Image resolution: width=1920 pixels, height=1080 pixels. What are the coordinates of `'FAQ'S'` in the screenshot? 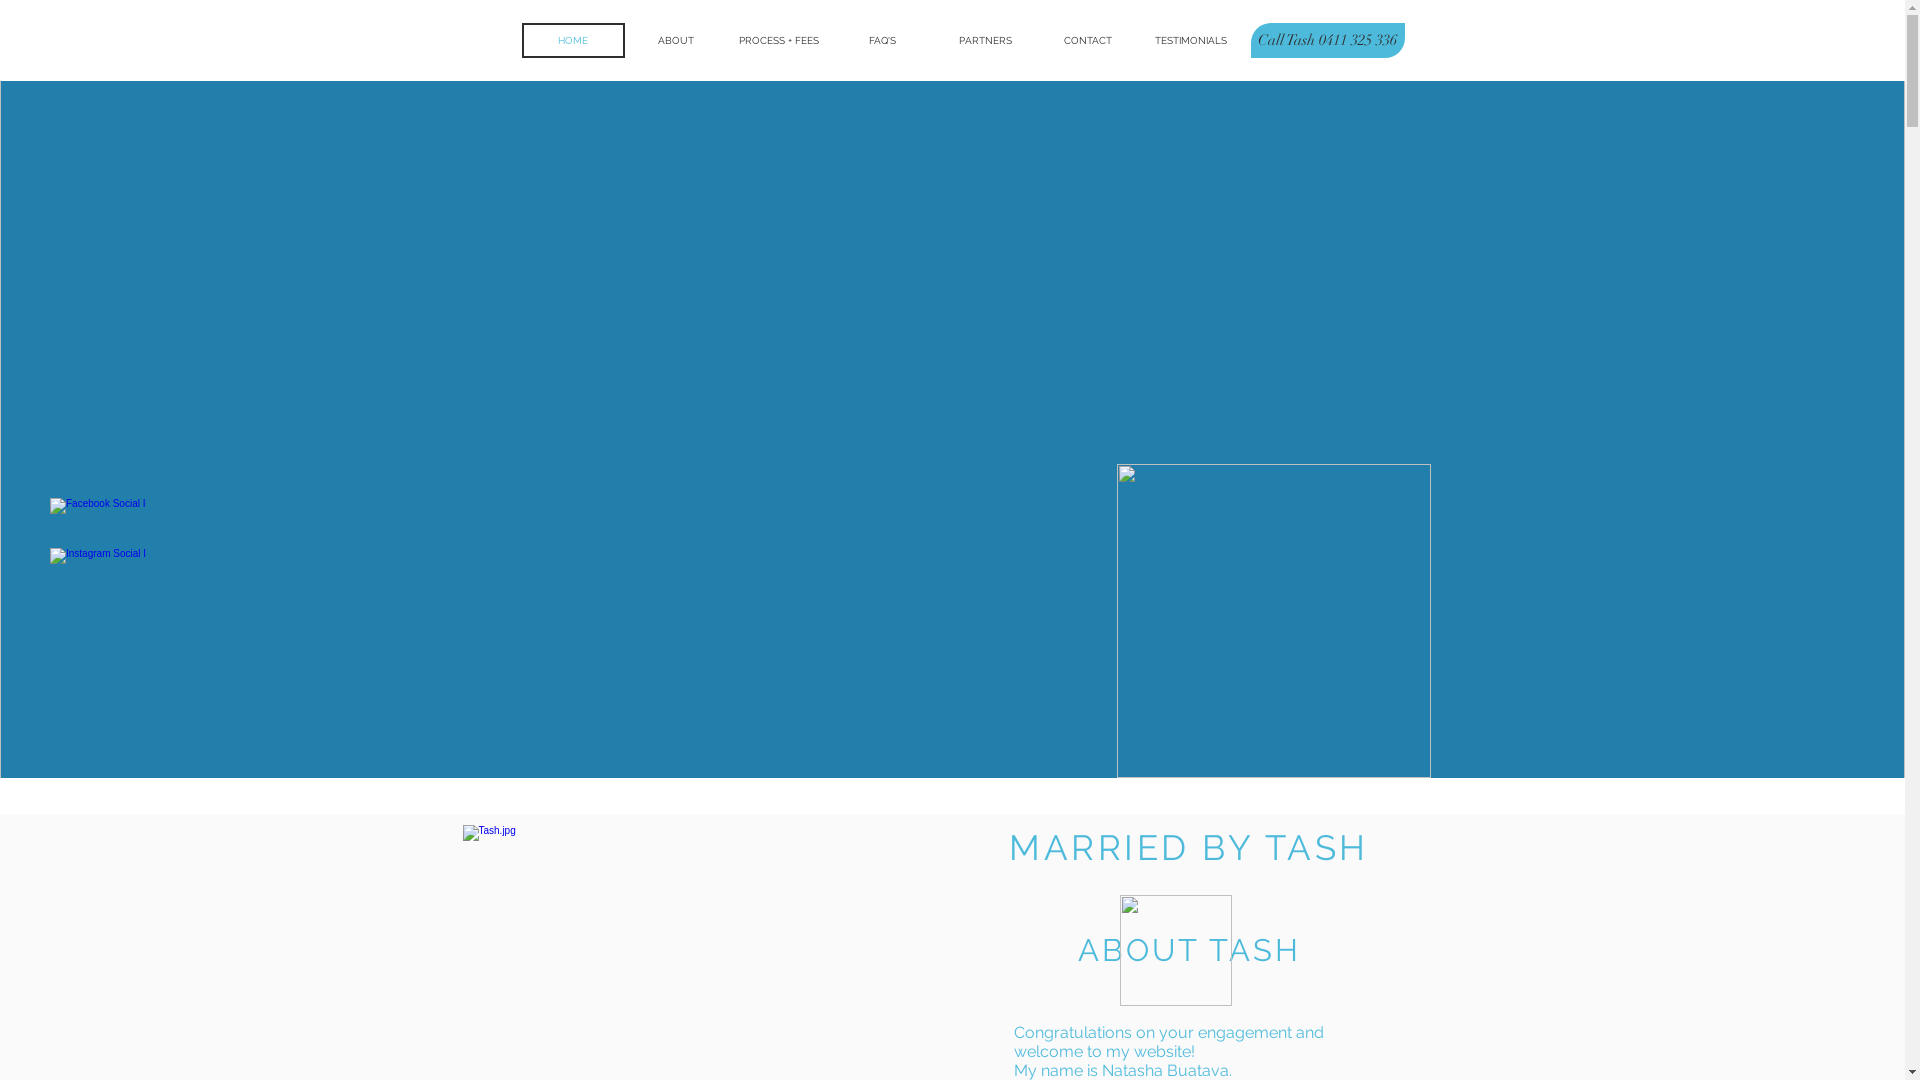 It's located at (830, 40).